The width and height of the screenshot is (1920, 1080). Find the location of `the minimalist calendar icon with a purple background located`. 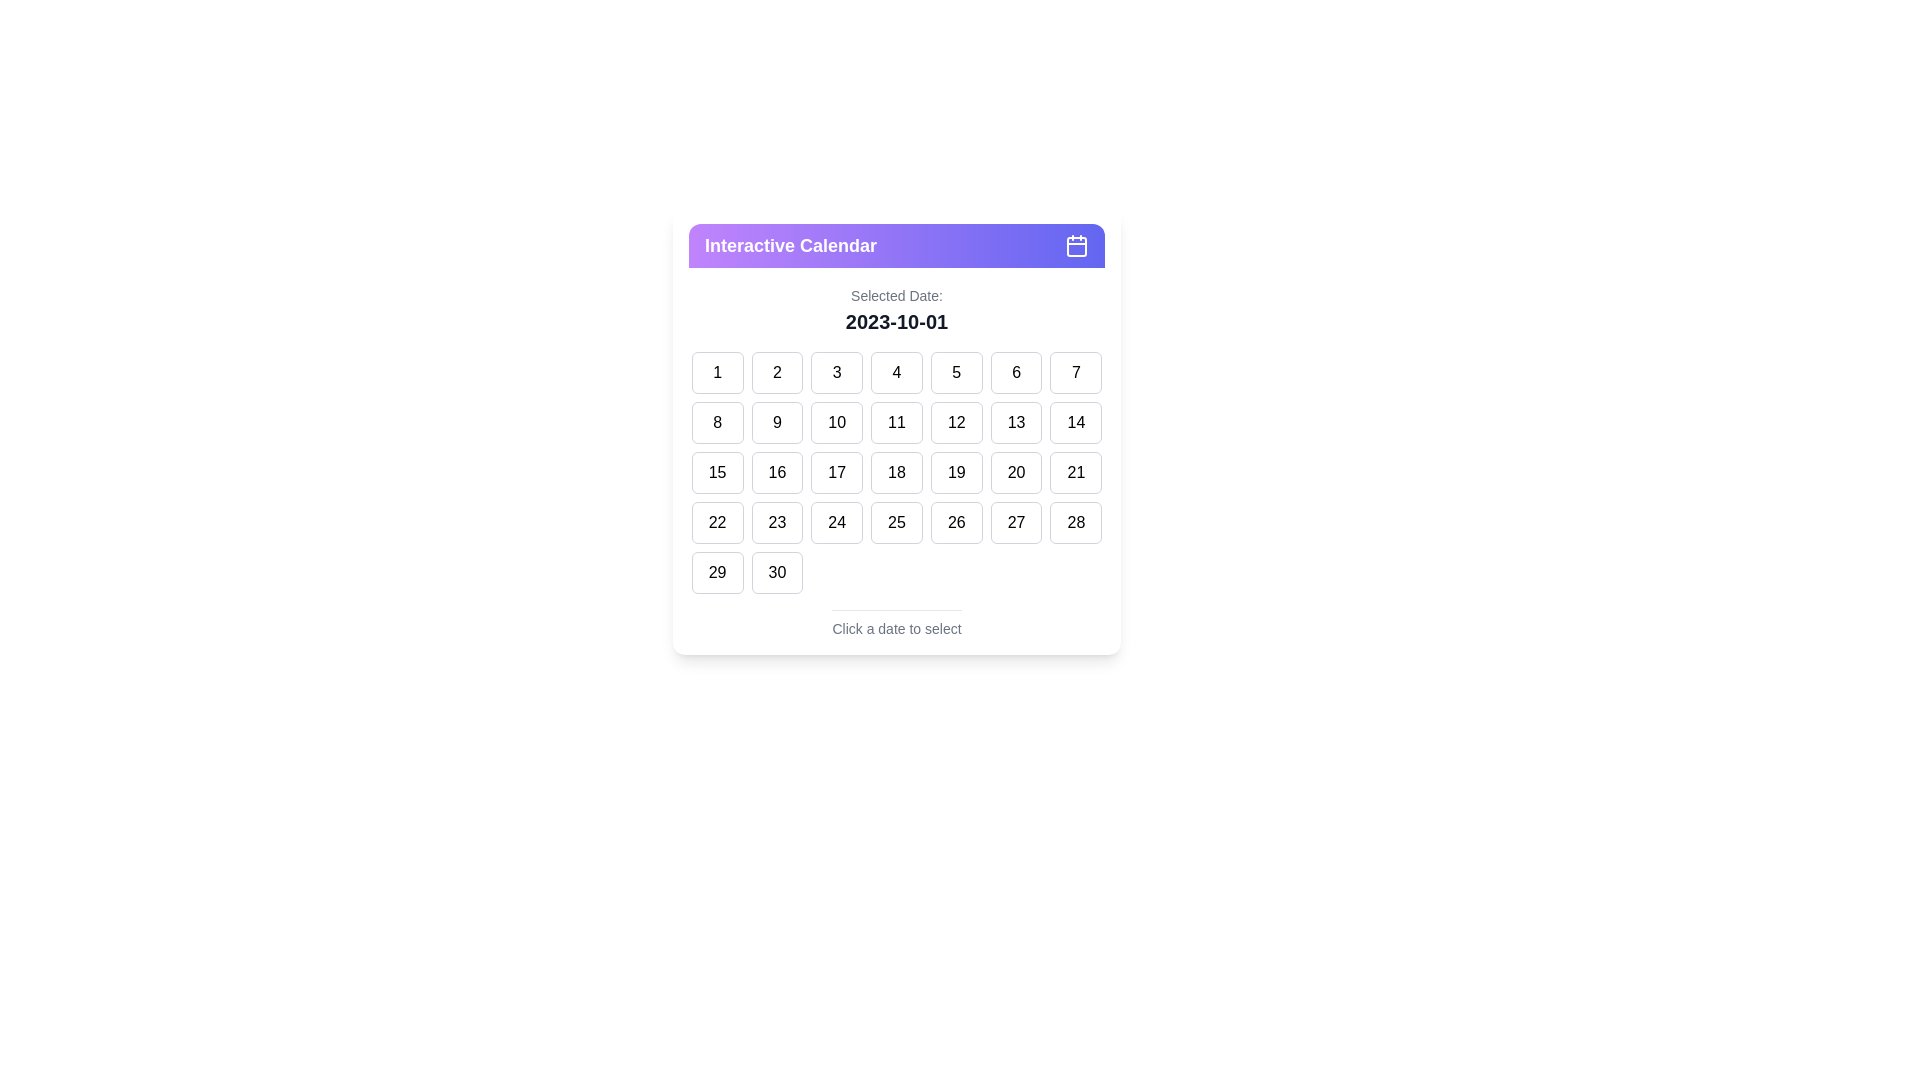

the minimalist calendar icon with a purple background located is located at coordinates (1075, 245).